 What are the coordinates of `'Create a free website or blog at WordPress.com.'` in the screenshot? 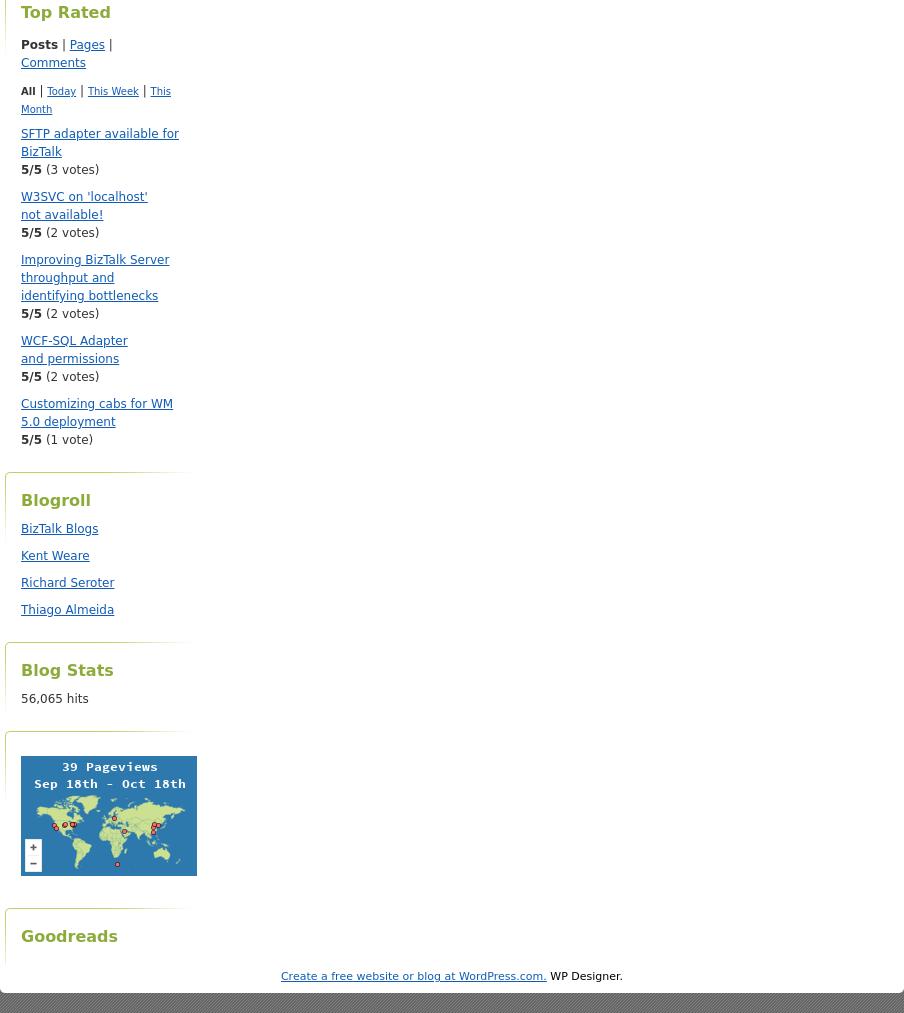 It's located at (278, 976).